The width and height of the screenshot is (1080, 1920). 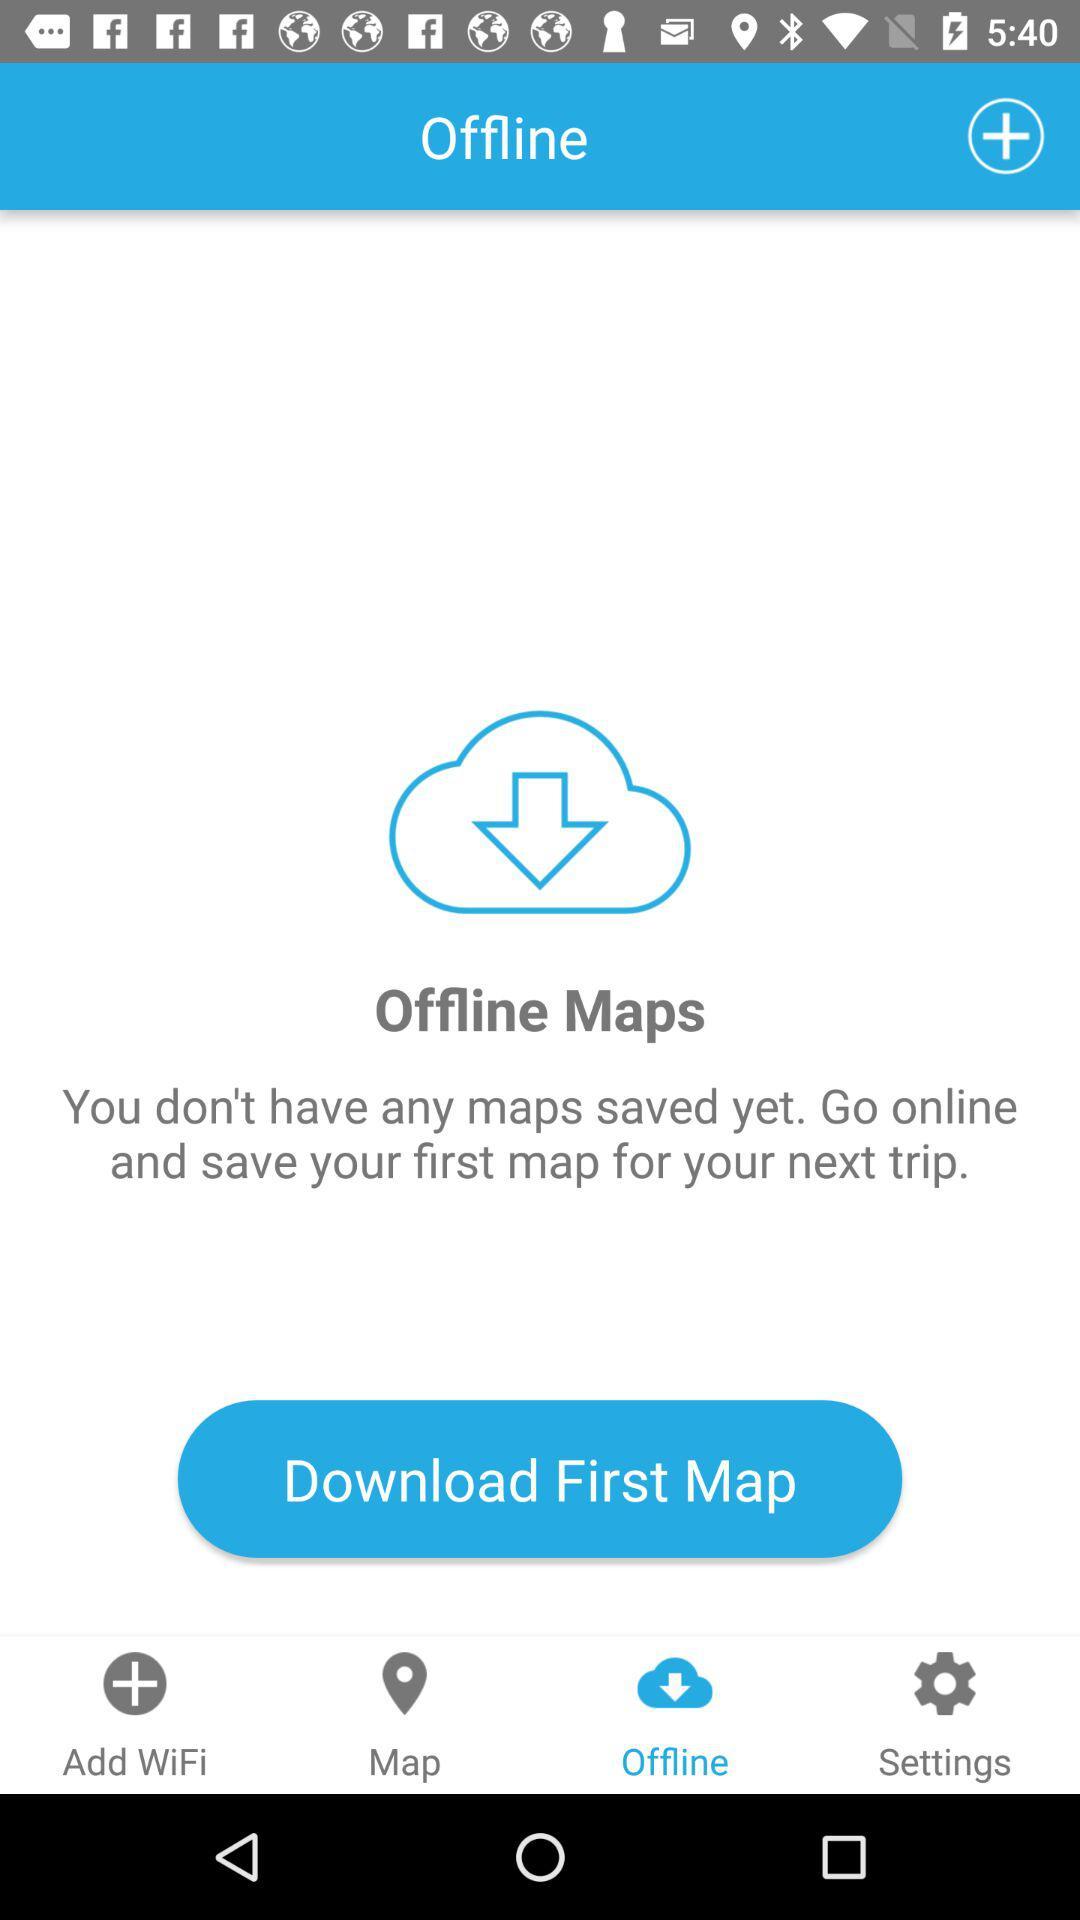 I want to click on item to the right of the offline, so click(x=1006, y=135).